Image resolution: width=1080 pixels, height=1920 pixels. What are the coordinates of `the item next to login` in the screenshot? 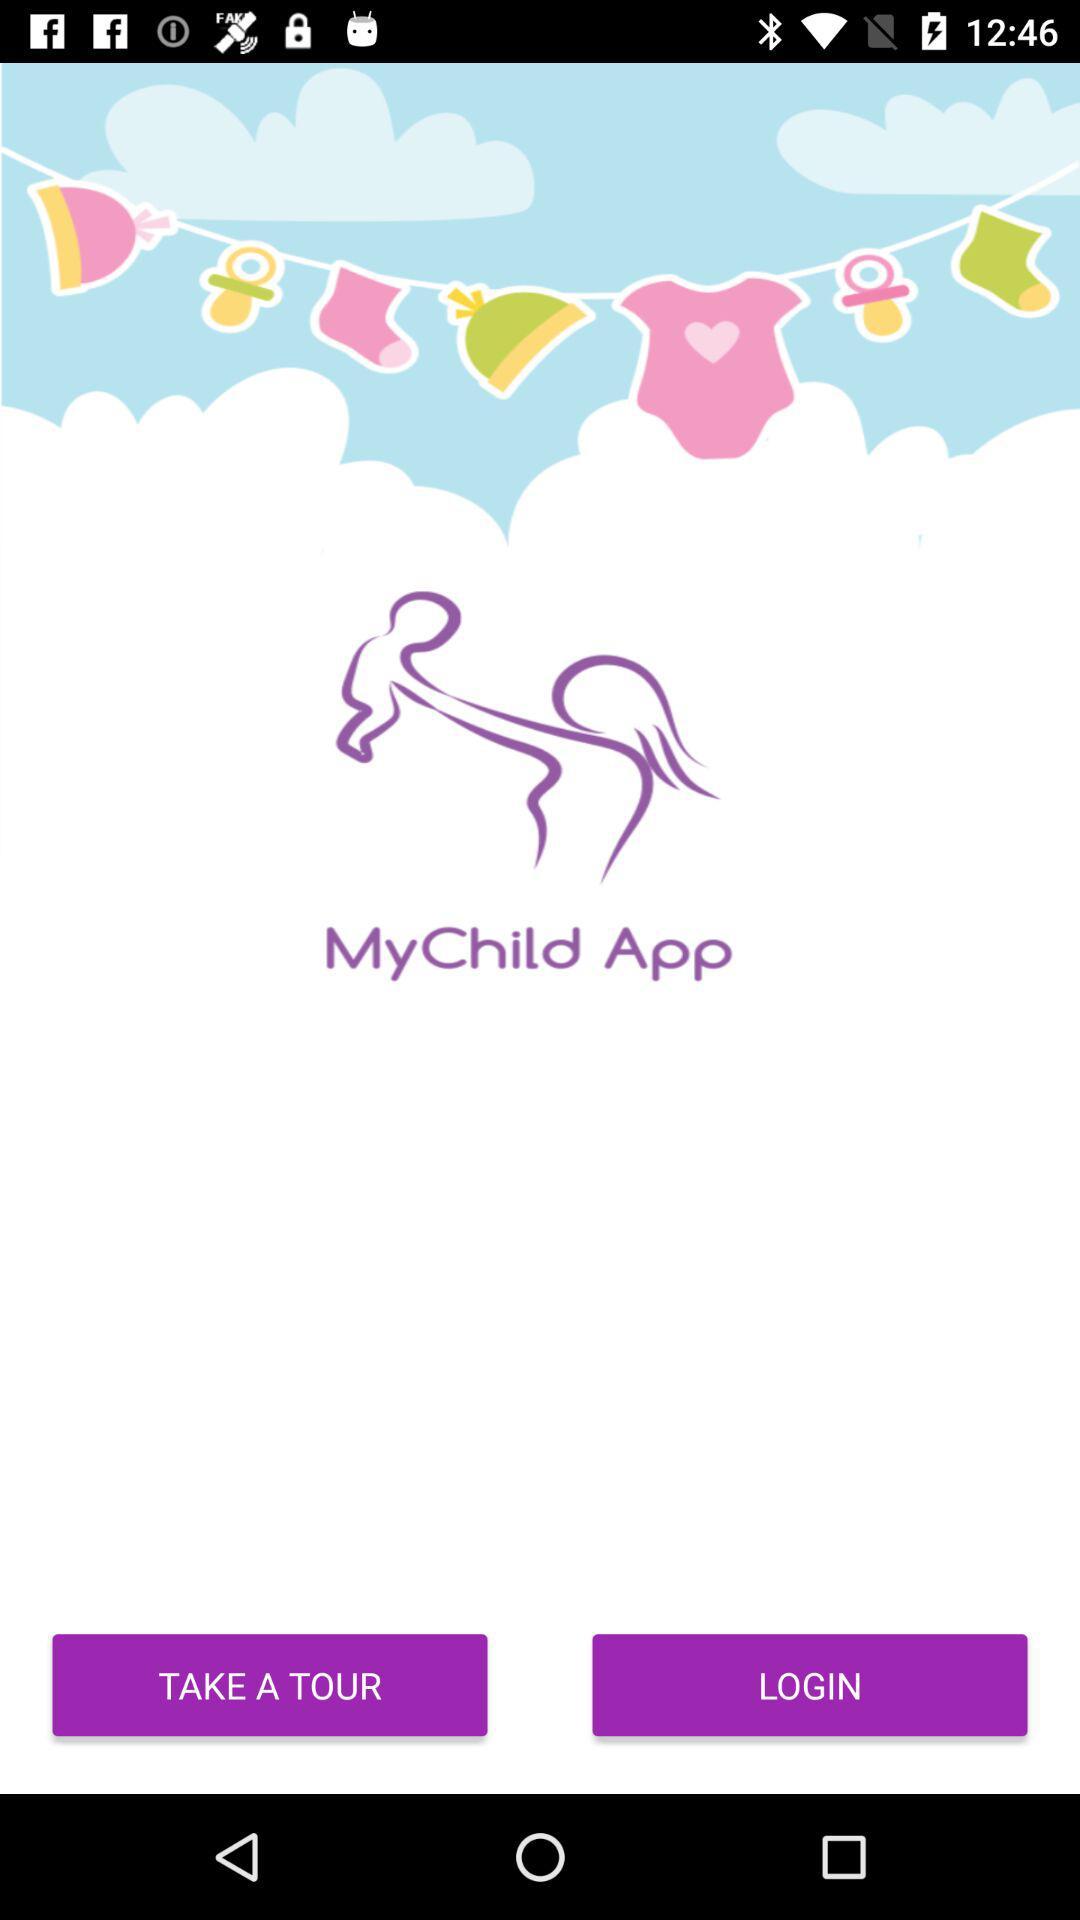 It's located at (270, 1684).